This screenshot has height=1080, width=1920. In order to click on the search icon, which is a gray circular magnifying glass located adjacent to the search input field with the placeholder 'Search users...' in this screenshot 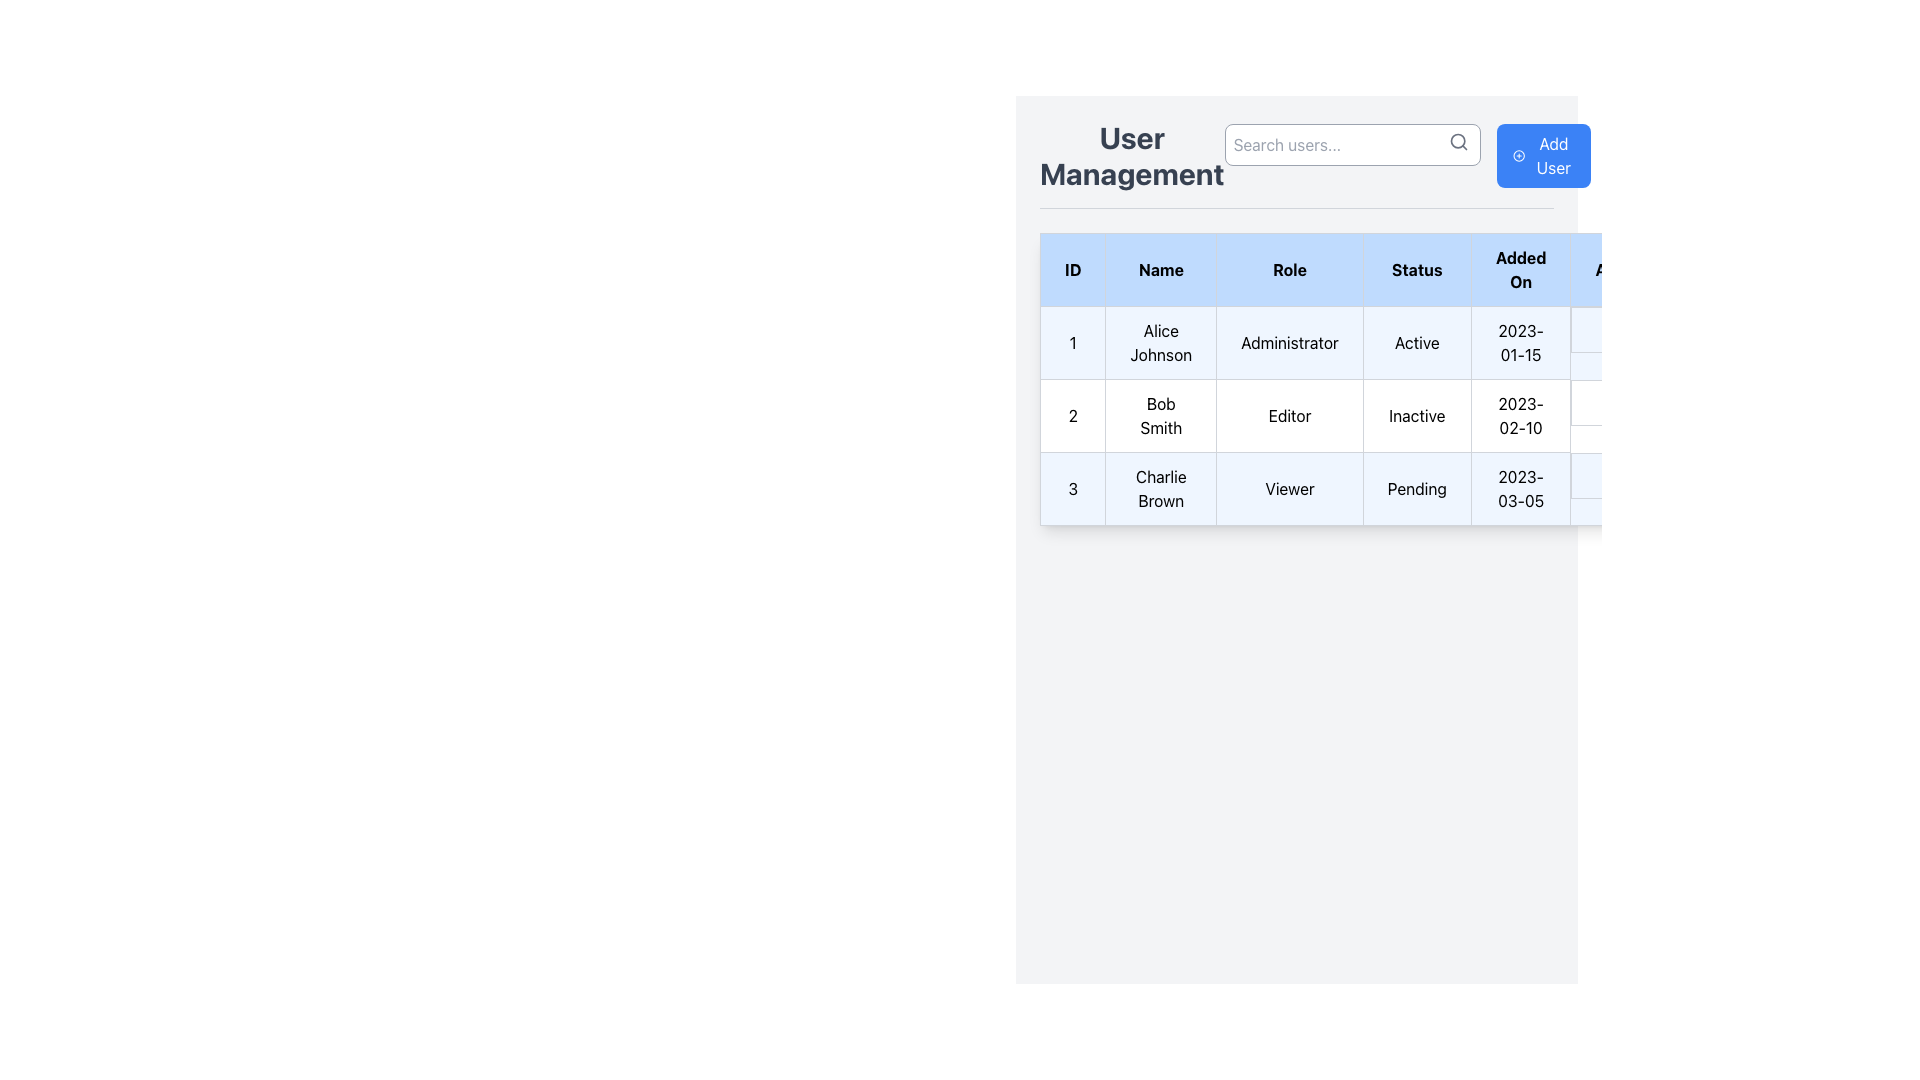, I will do `click(1458, 141)`.